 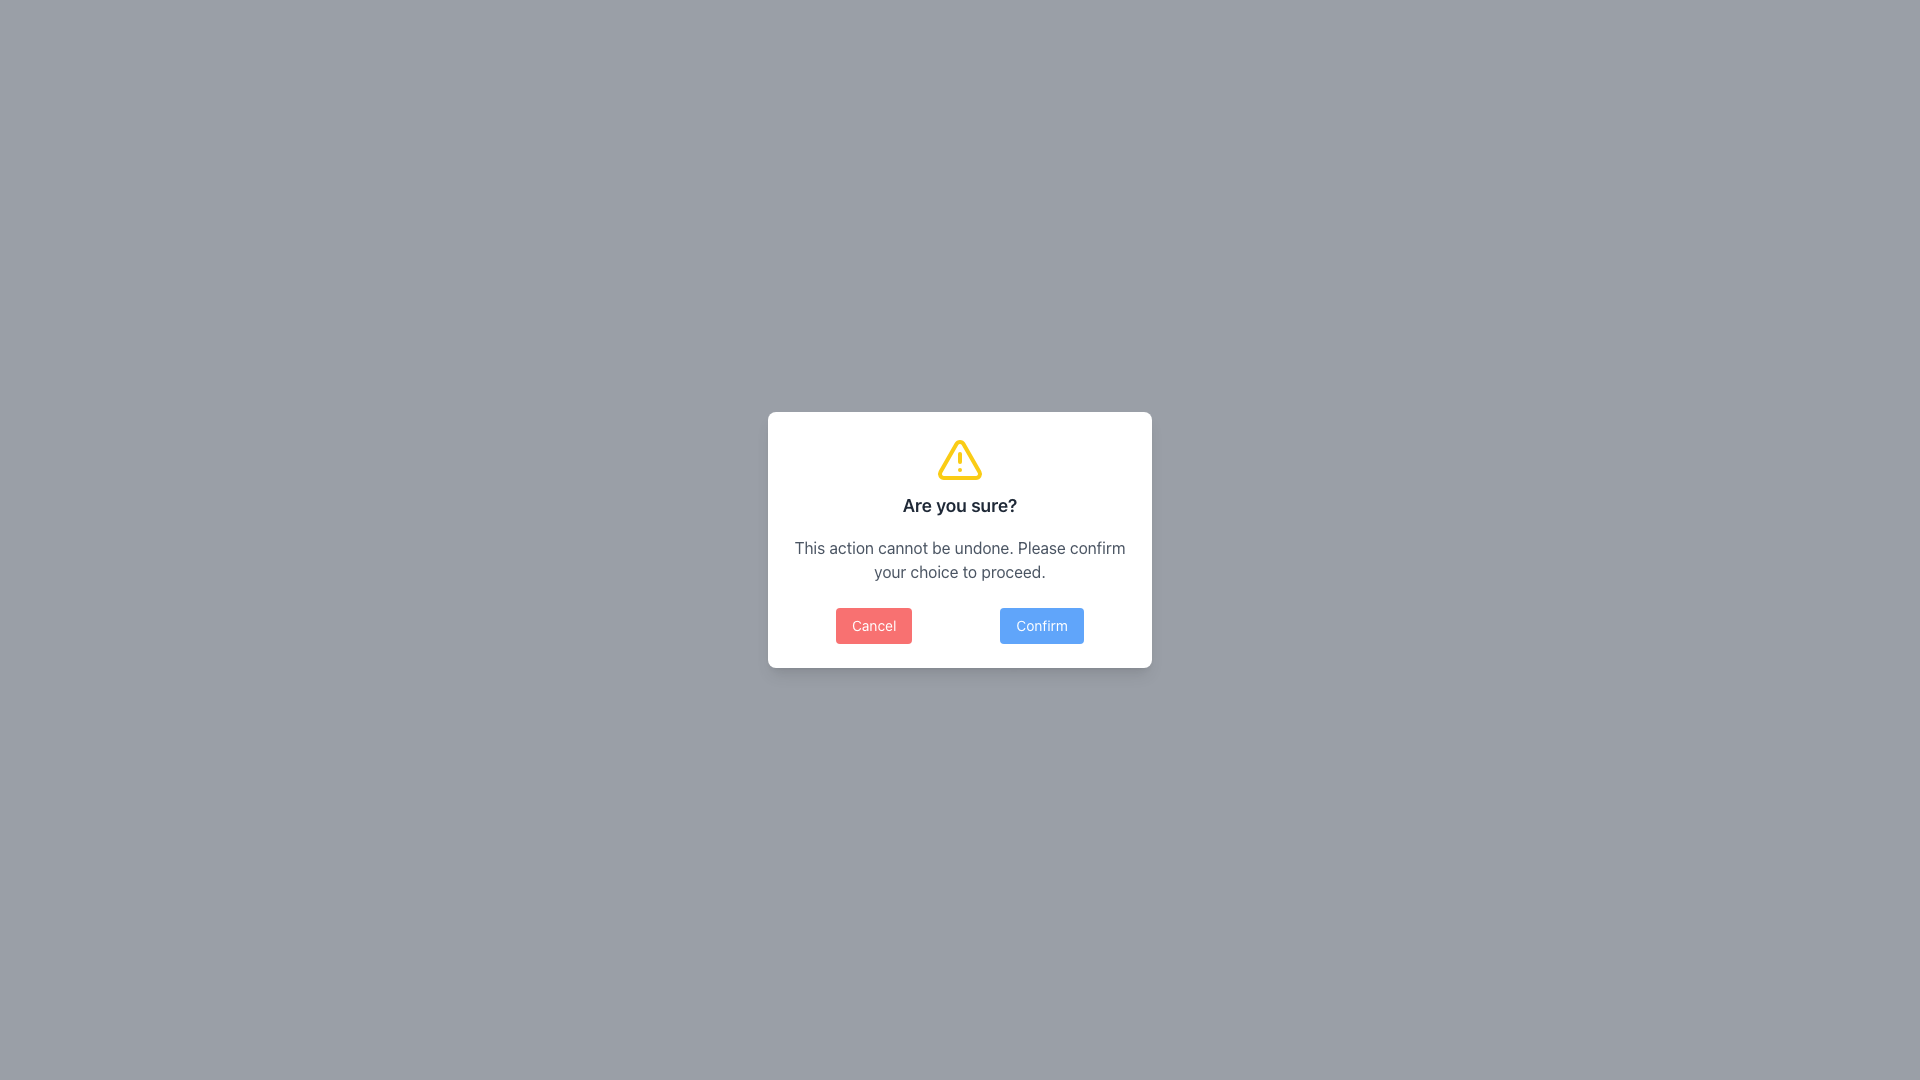 I want to click on text 'Are you sure?' which is a bold heading located centrally below the warning icon in the dialogue box, so click(x=960, y=504).